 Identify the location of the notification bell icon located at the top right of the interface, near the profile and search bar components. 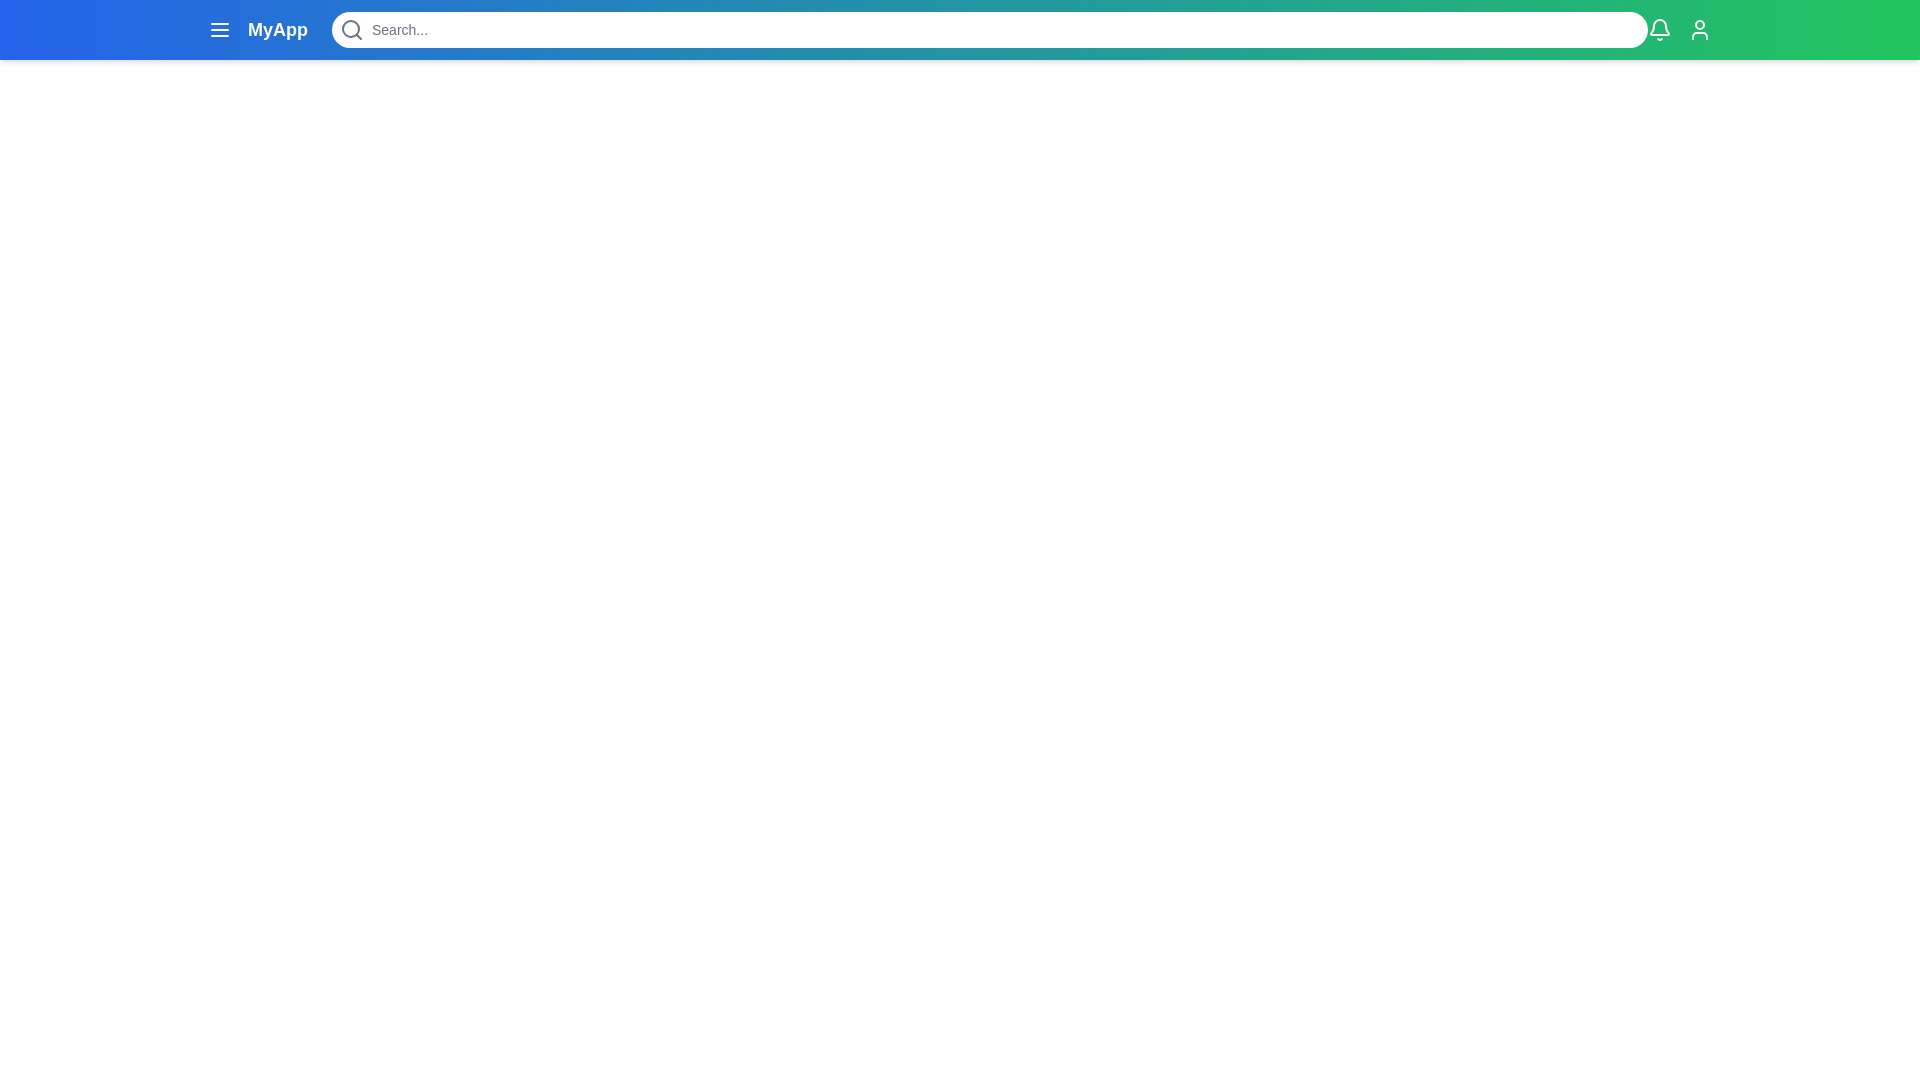
(1660, 27).